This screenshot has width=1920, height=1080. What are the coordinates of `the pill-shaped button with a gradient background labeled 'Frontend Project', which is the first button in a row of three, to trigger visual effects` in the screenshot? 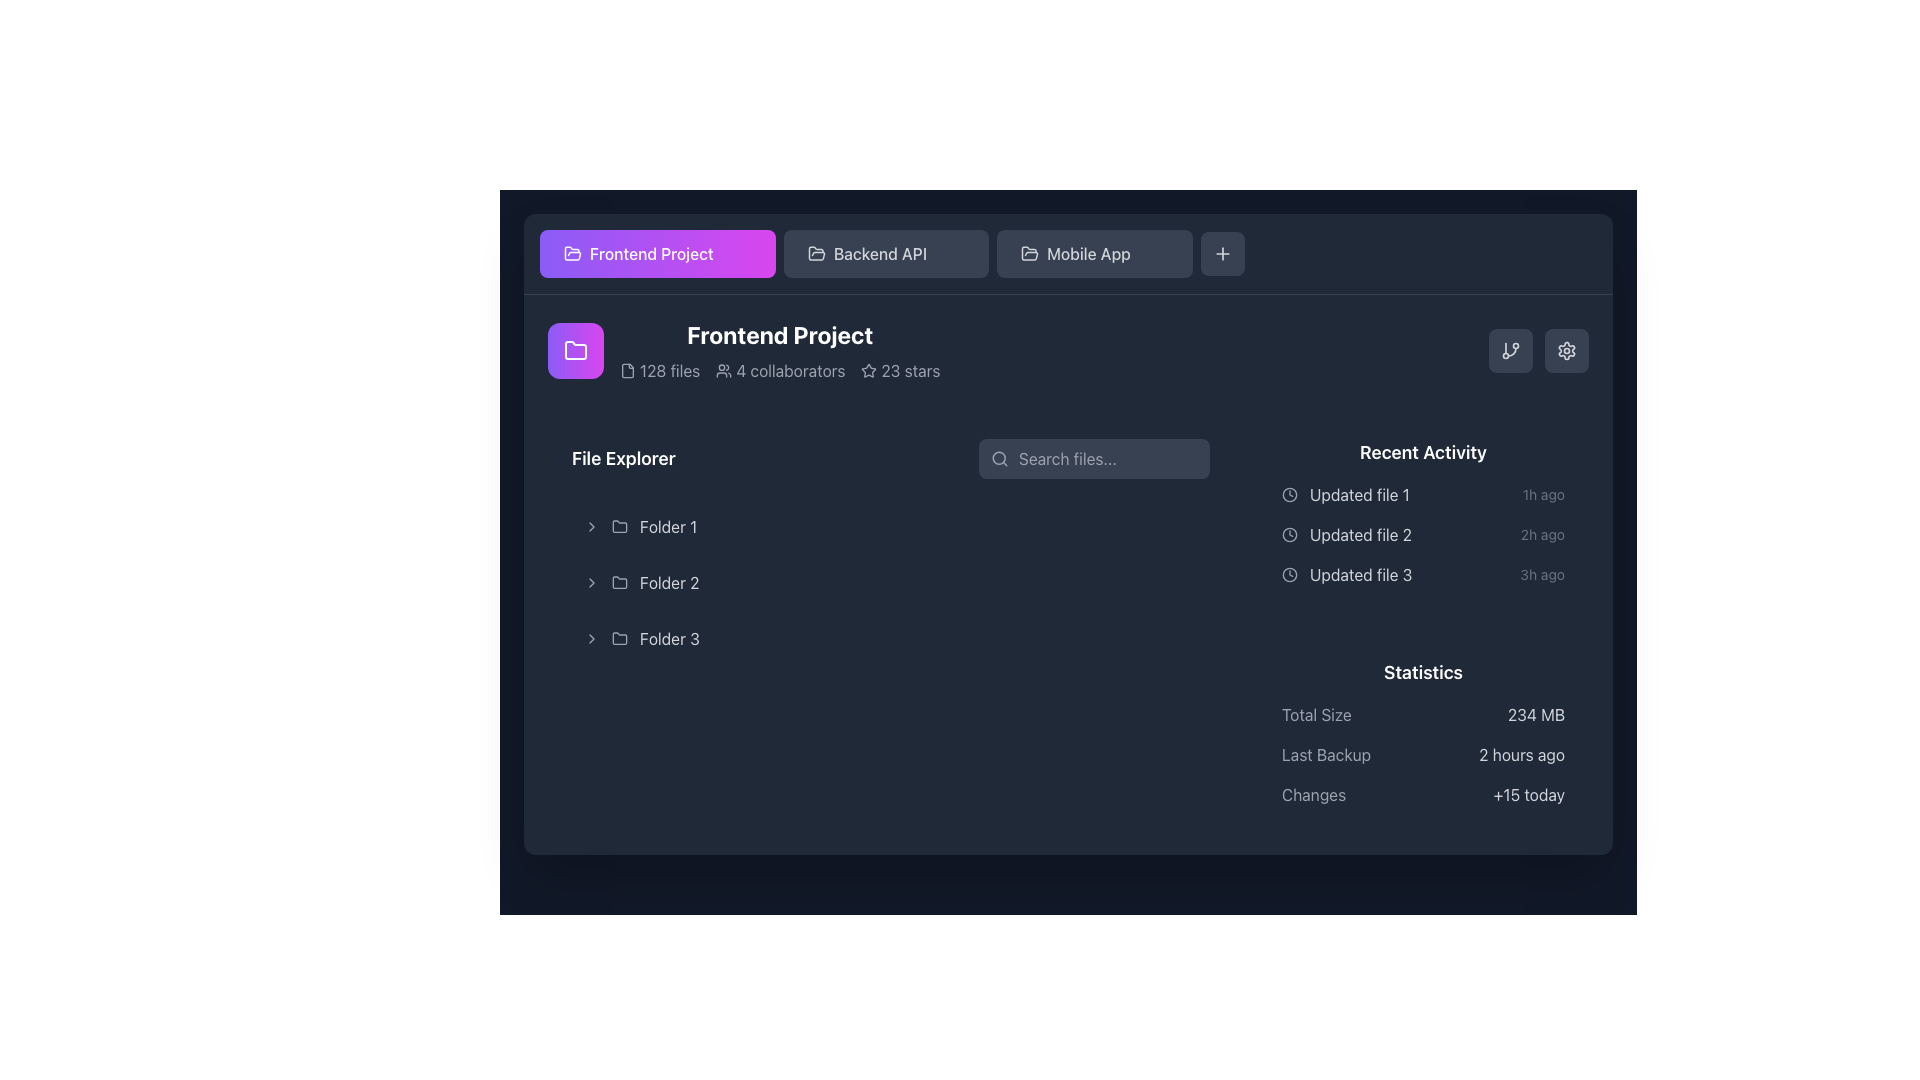 It's located at (657, 253).